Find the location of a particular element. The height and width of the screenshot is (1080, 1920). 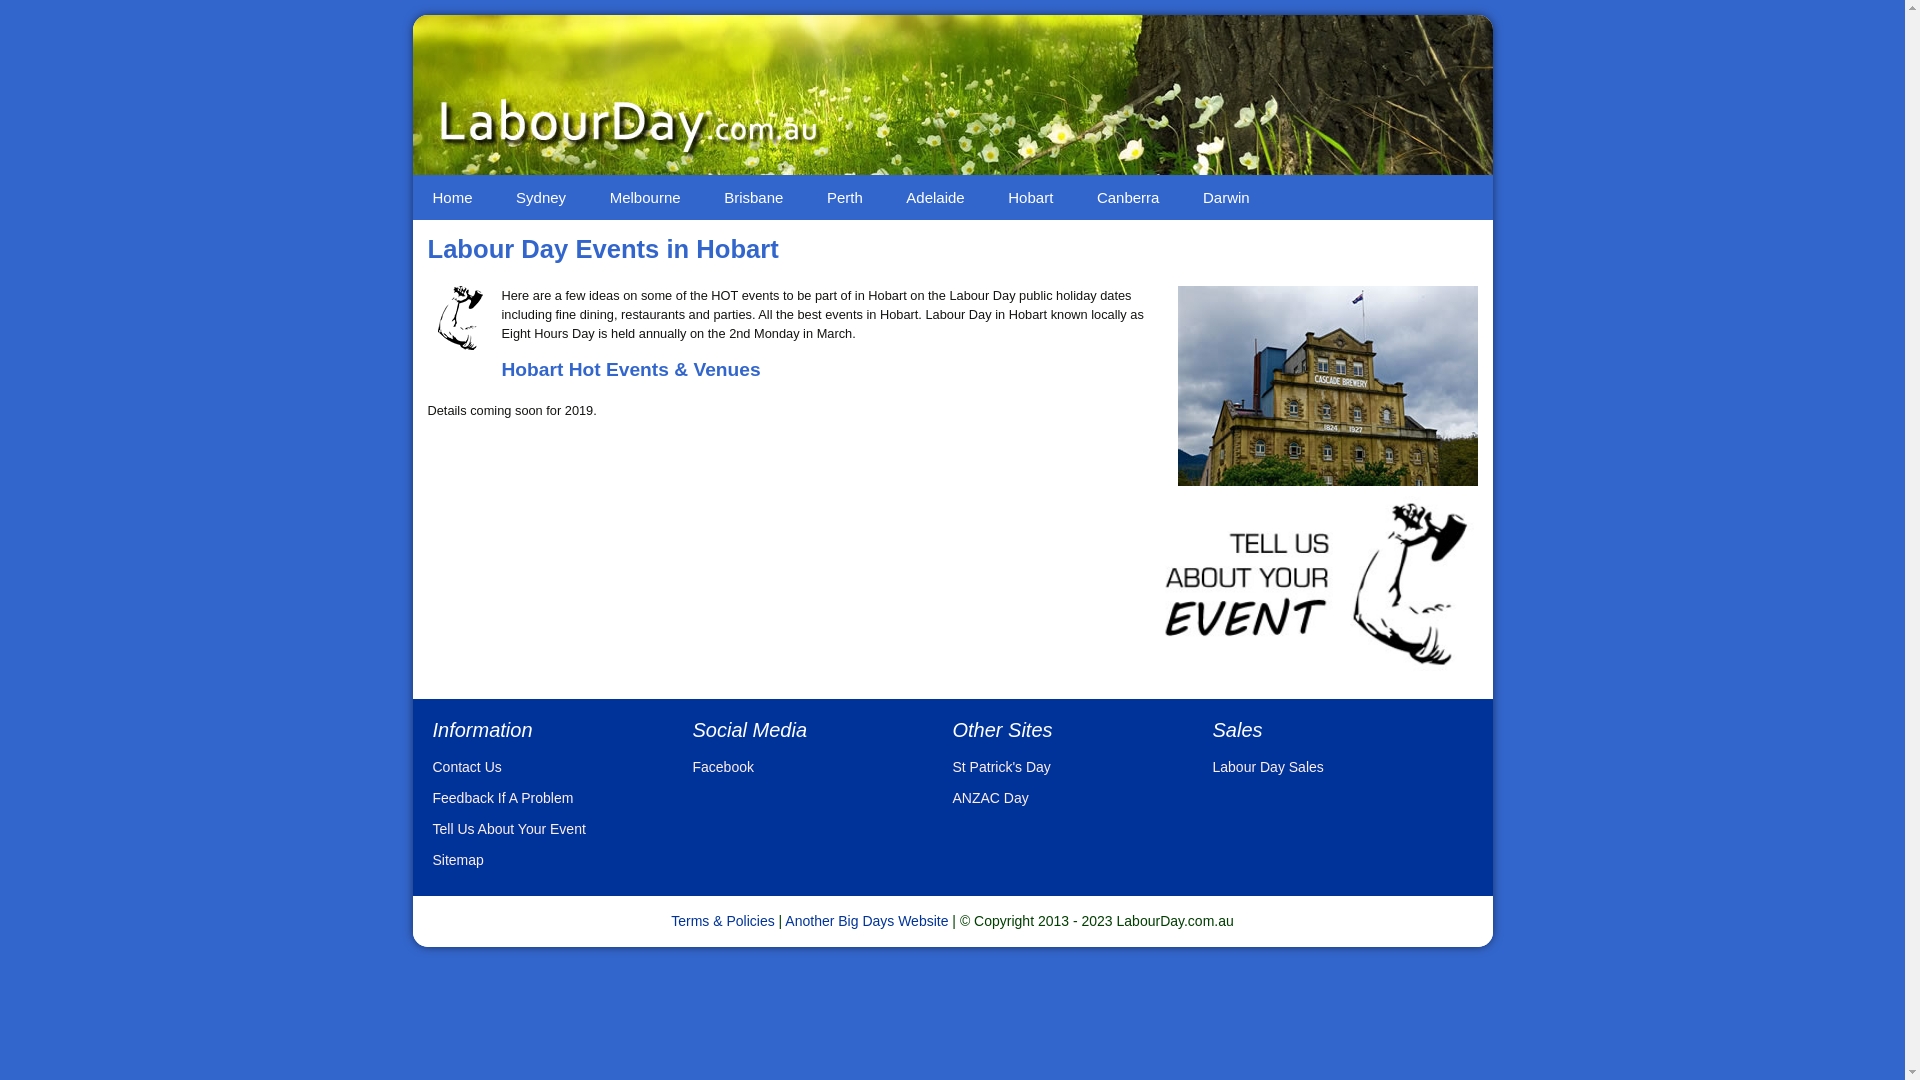

'Another Big Days Website' is located at coordinates (784, 921).